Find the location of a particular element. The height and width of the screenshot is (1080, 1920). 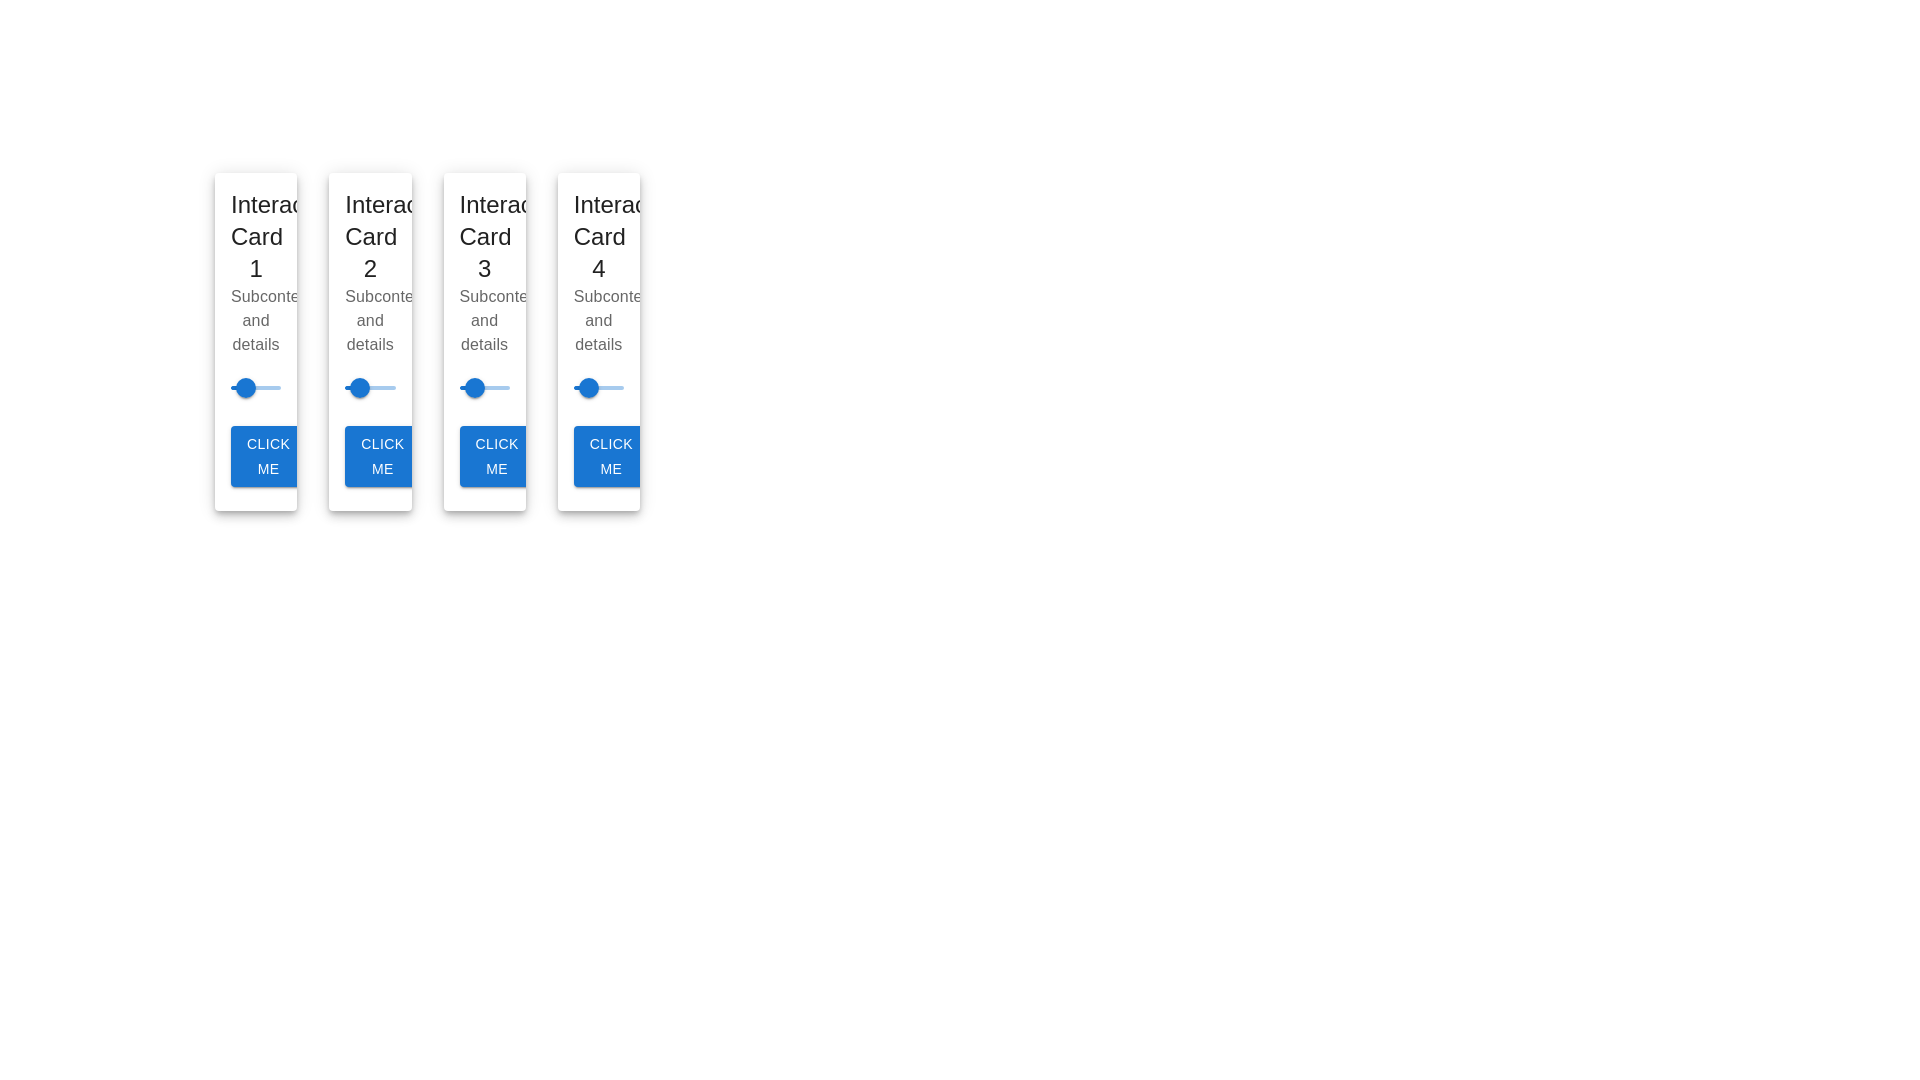

the rounded slider thumb with a blue fill located at the 30% position of the horizontal slider in the fourth interactive card is located at coordinates (587, 388).